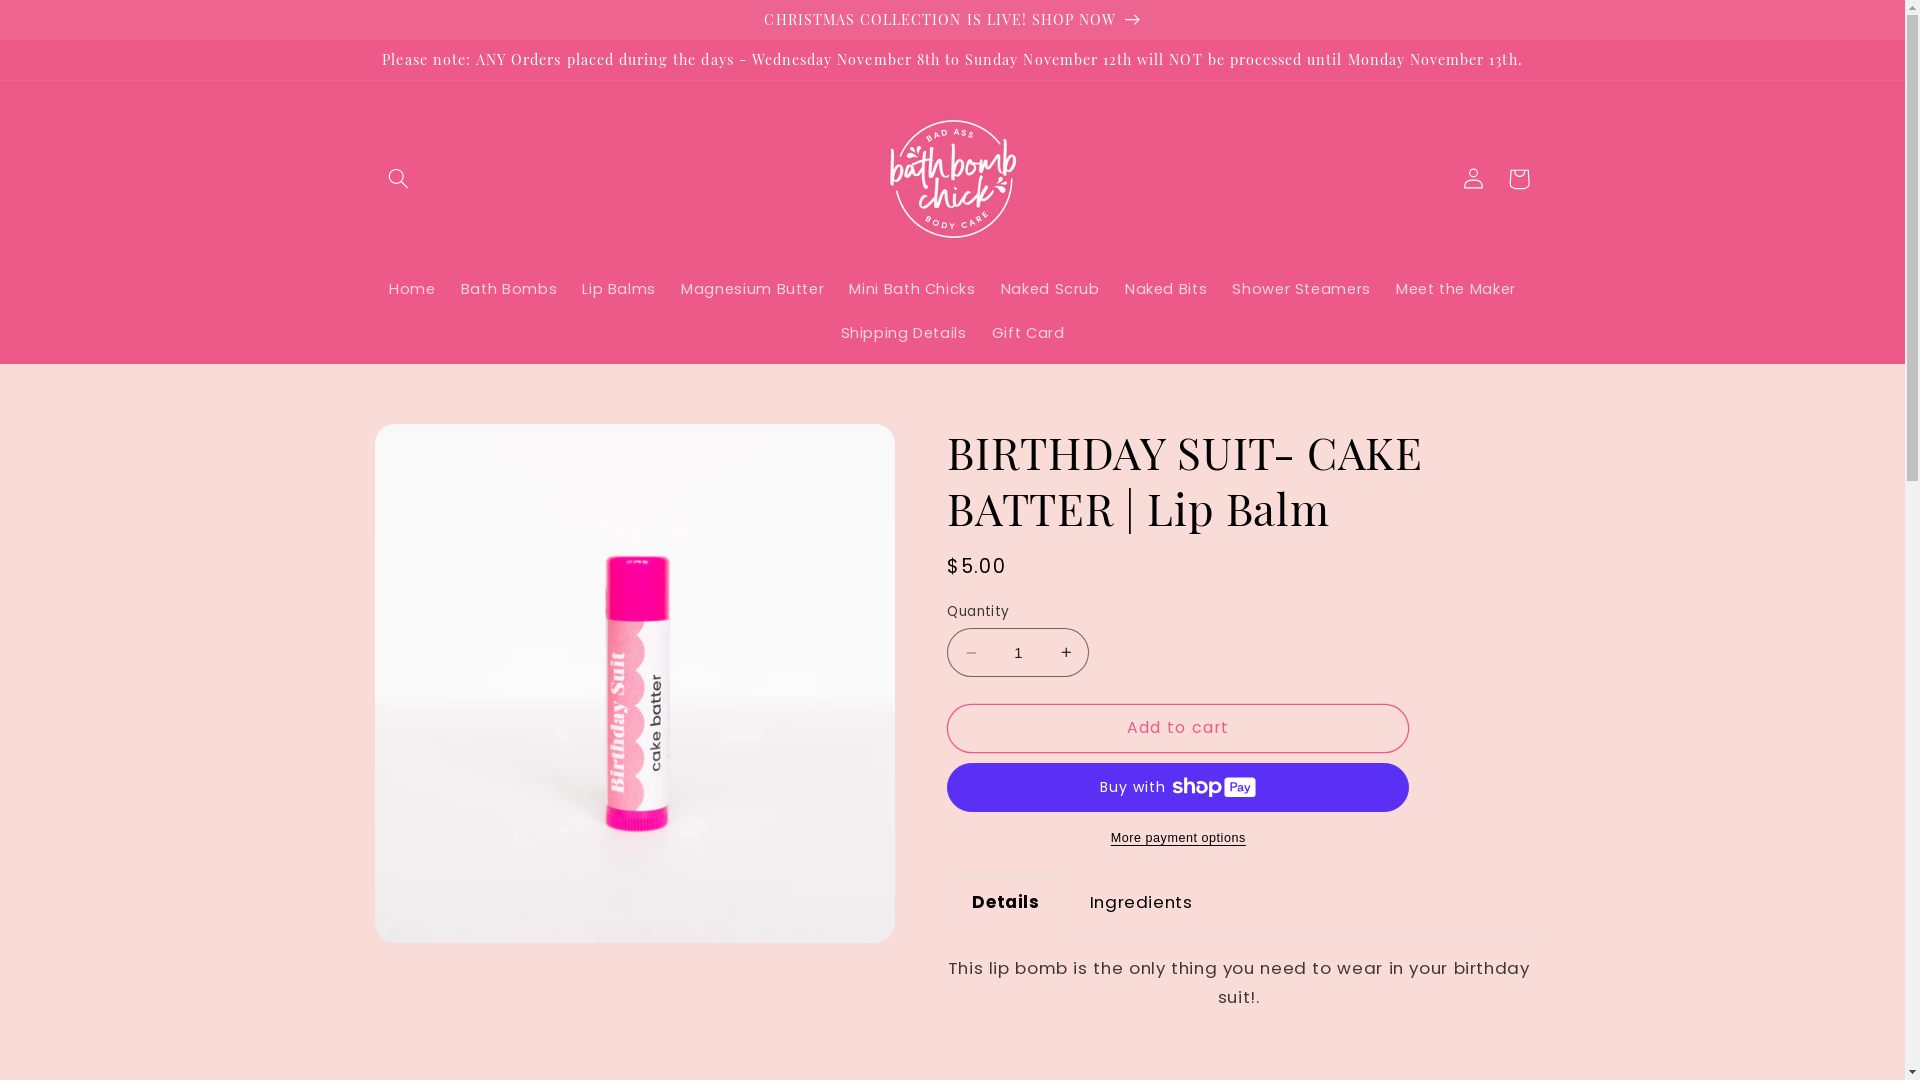 The image size is (1920, 1080). Describe the element at coordinates (508, 289) in the screenshot. I see `'Bath Bombs'` at that location.